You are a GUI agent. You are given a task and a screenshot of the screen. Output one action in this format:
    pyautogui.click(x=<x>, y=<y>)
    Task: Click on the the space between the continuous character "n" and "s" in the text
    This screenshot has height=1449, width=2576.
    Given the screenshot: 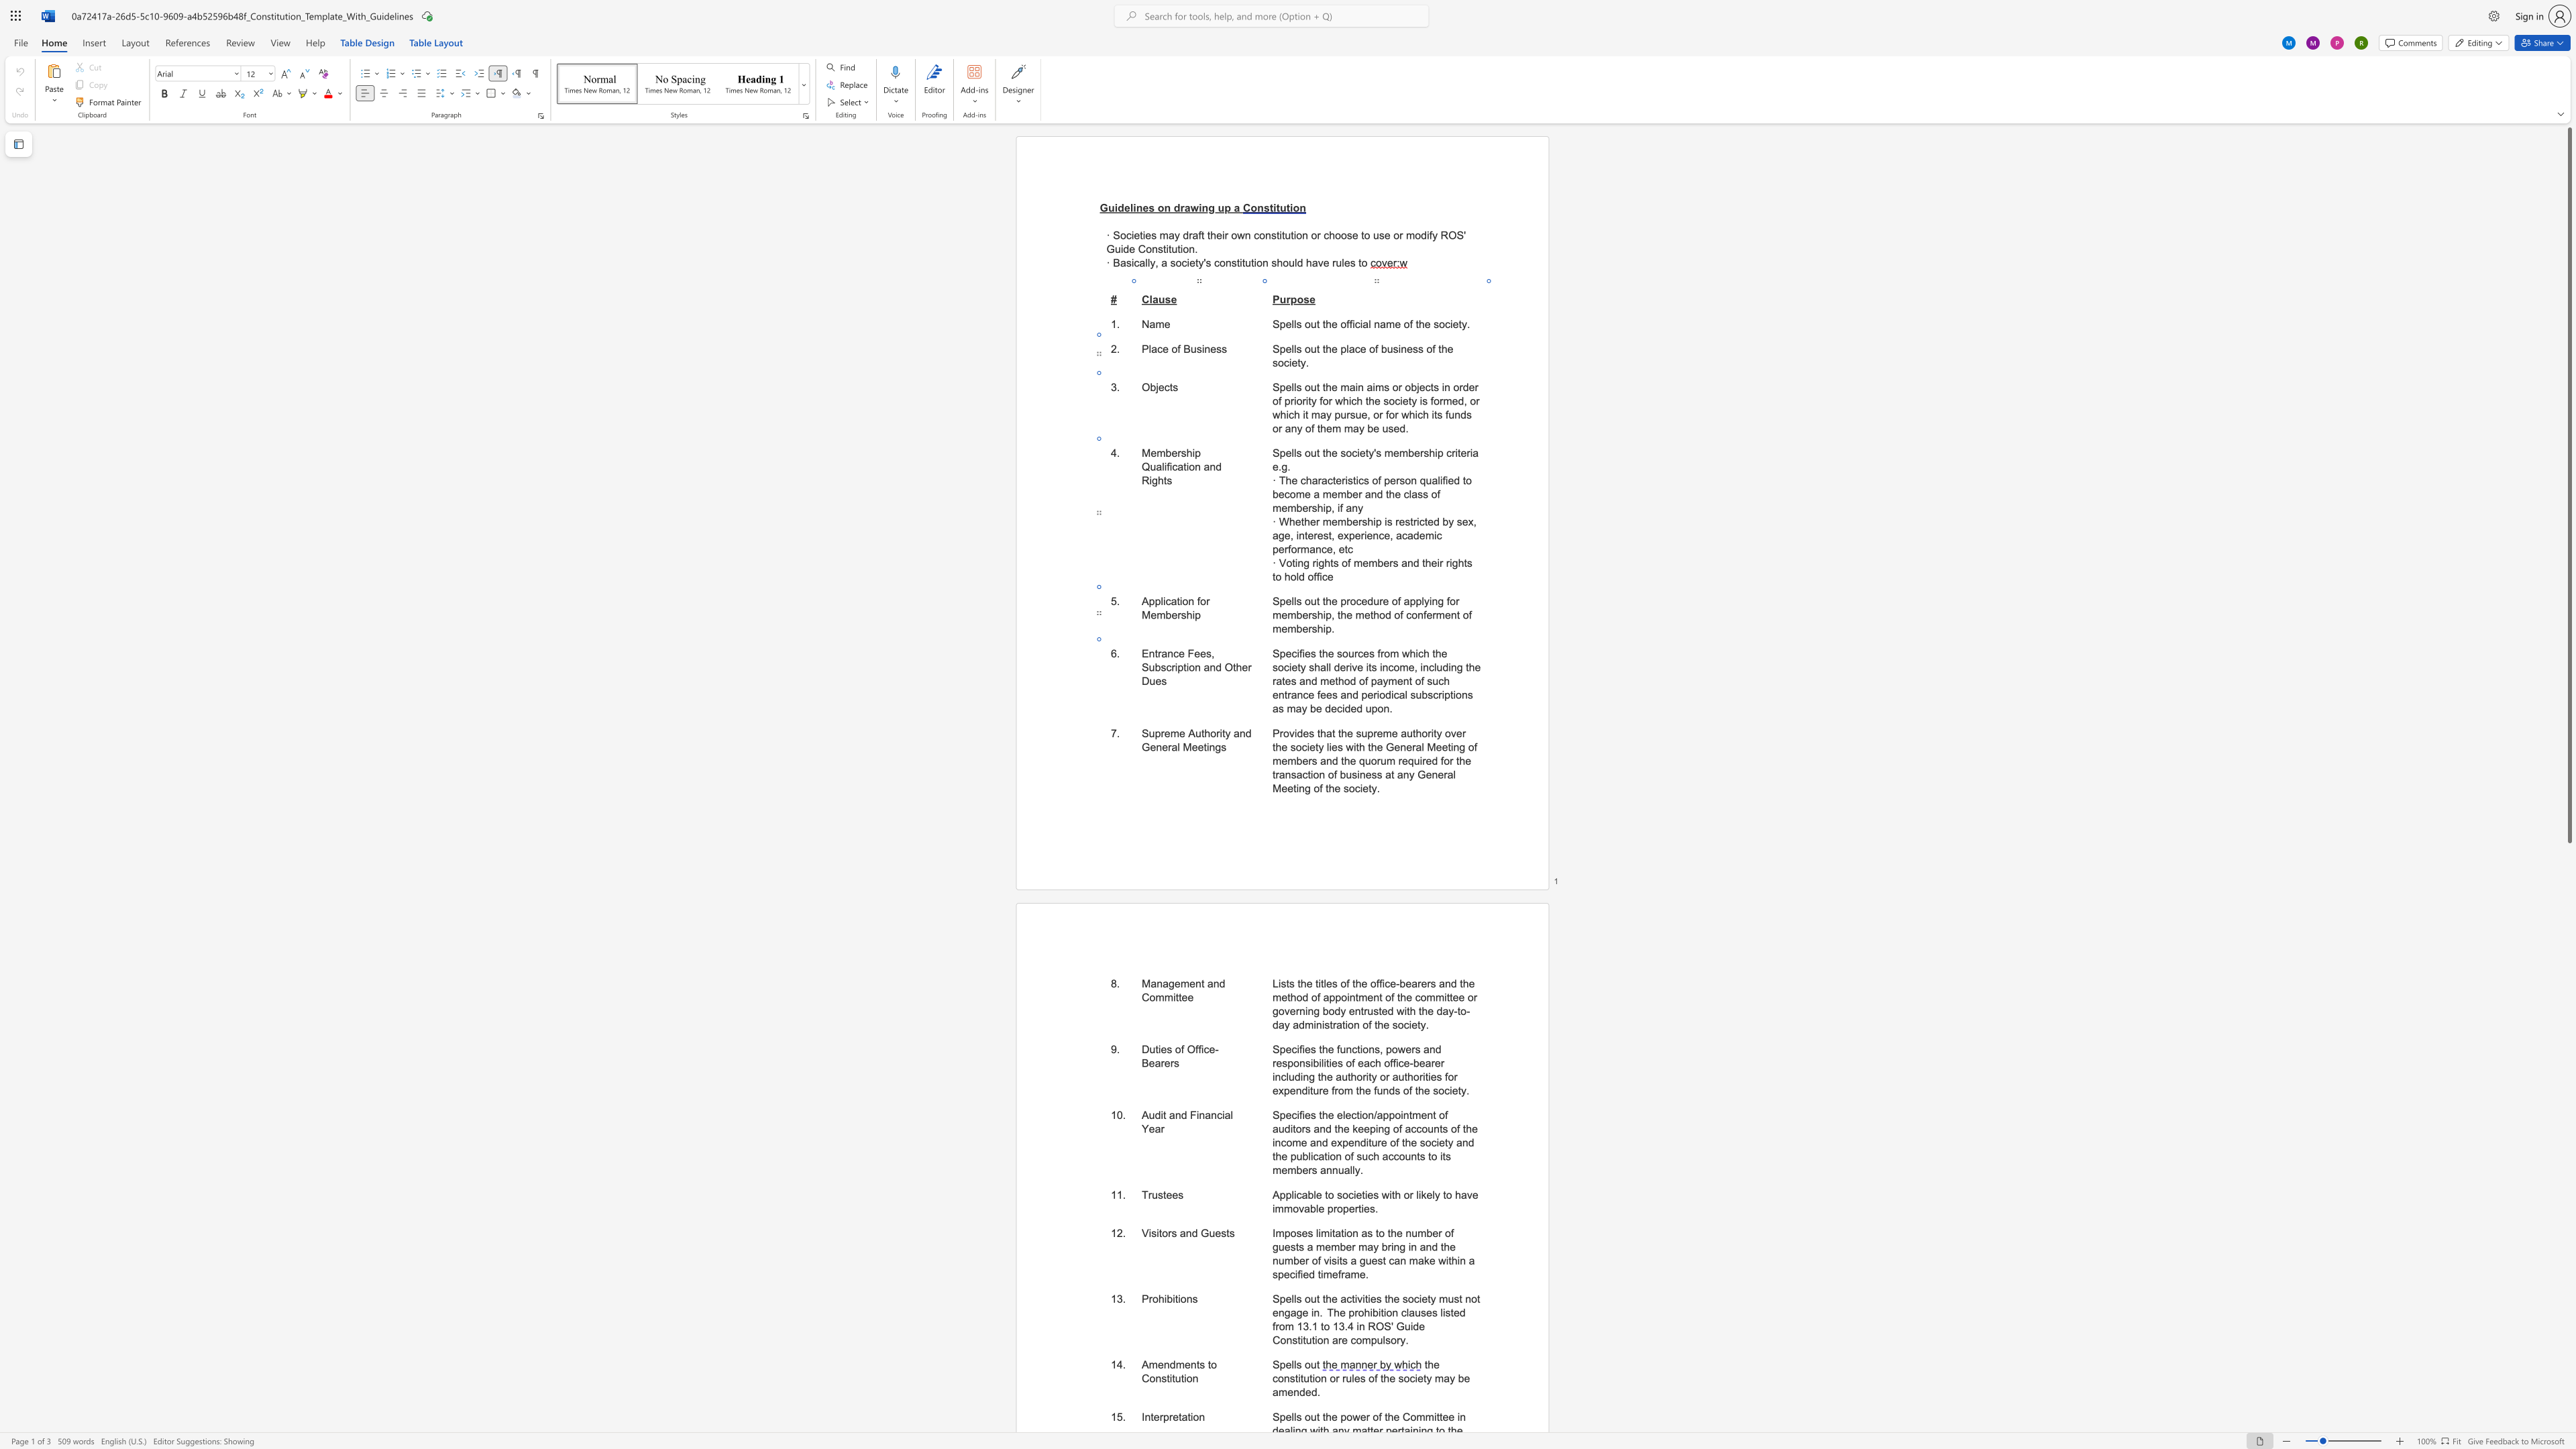 What is the action you would take?
    pyautogui.click(x=1466, y=694)
    